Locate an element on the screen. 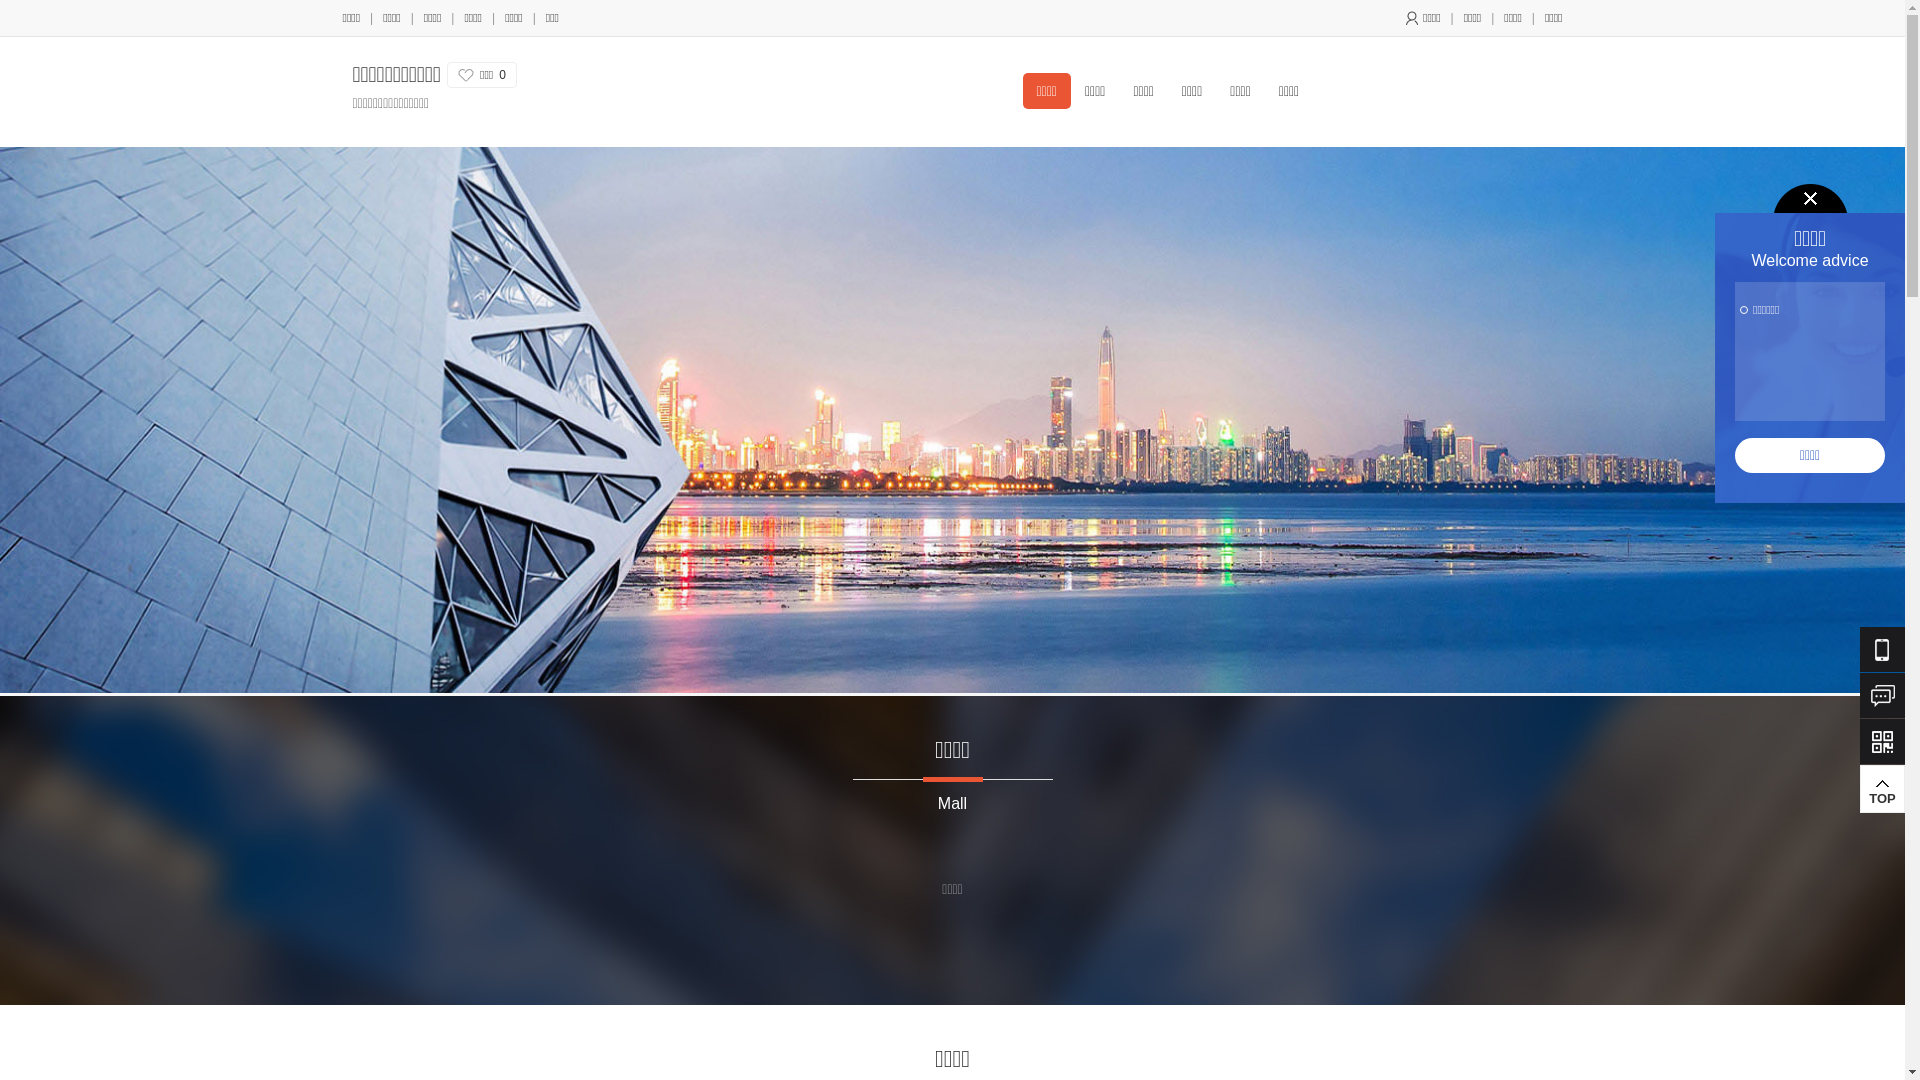 This screenshot has height=1080, width=1920. 'TOP' is located at coordinates (1881, 786).